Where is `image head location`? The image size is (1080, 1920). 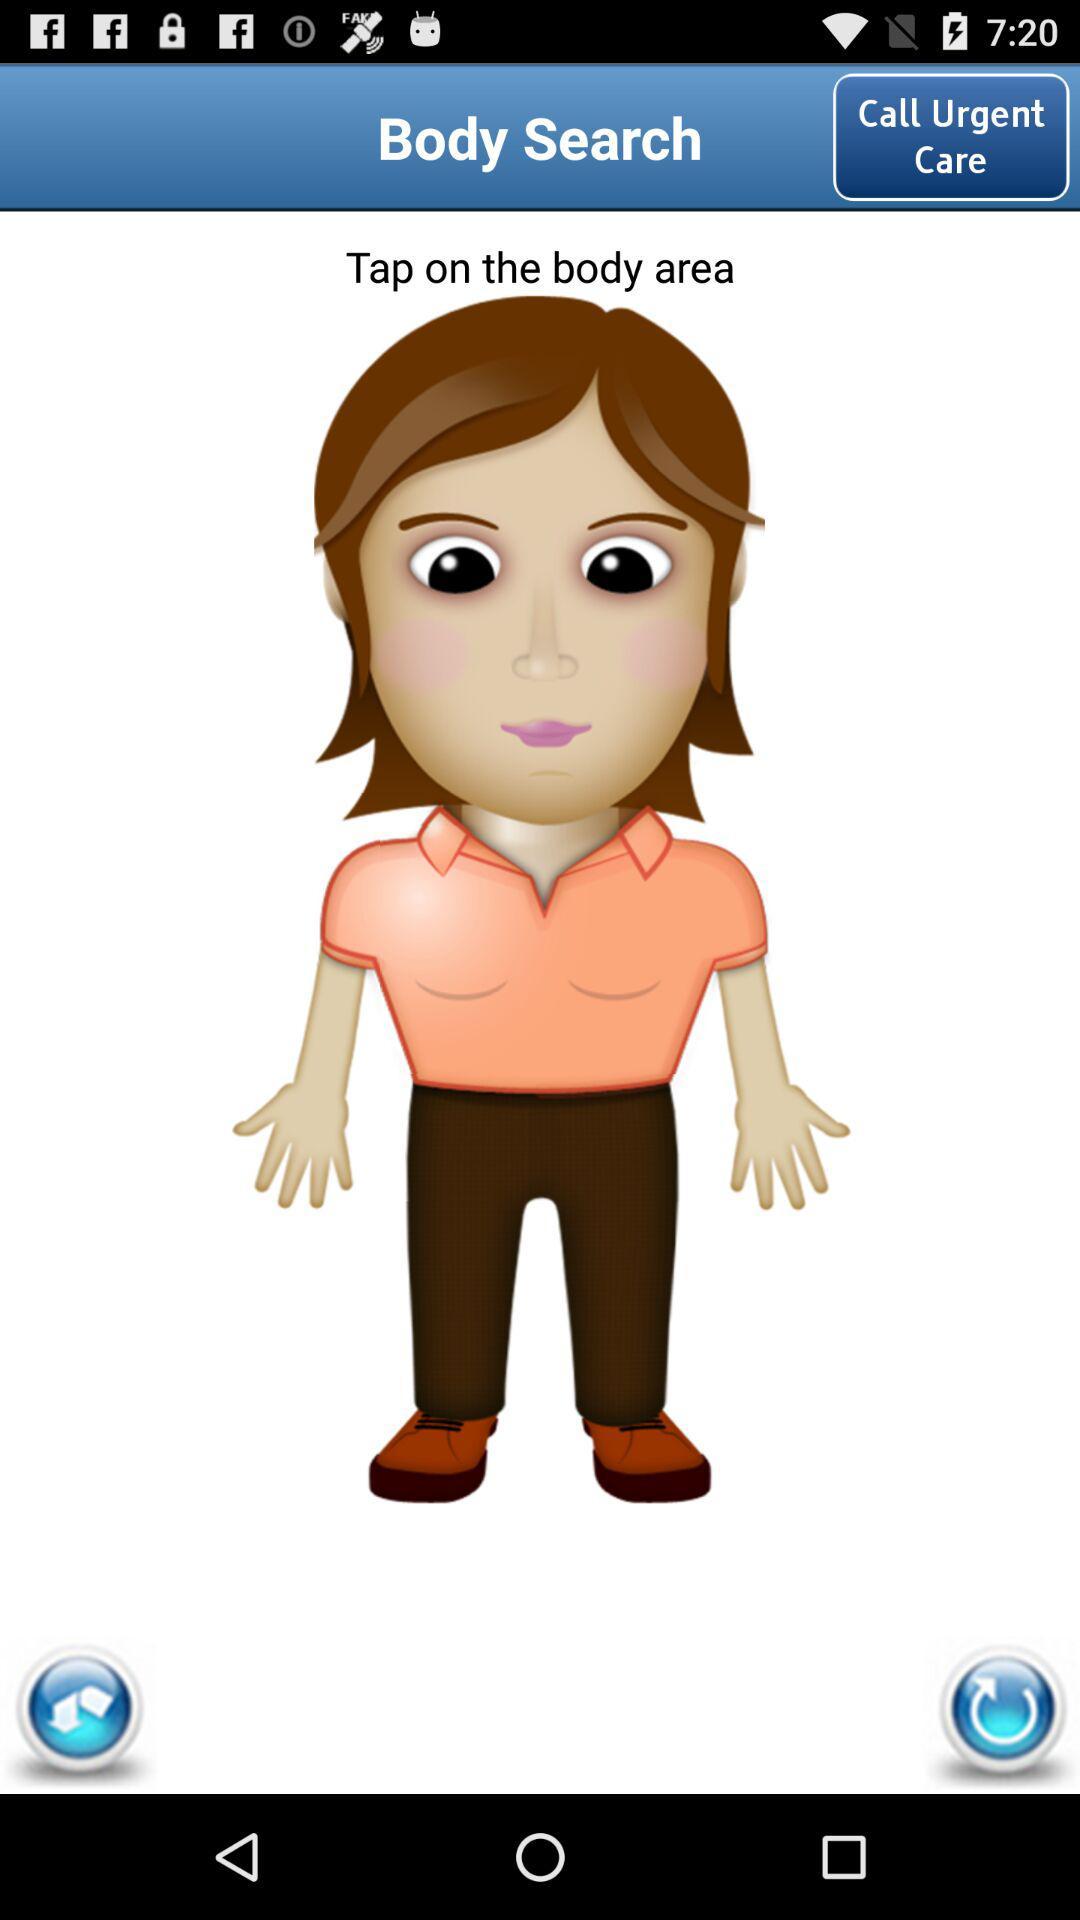
image head location is located at coordinates (538, 383).